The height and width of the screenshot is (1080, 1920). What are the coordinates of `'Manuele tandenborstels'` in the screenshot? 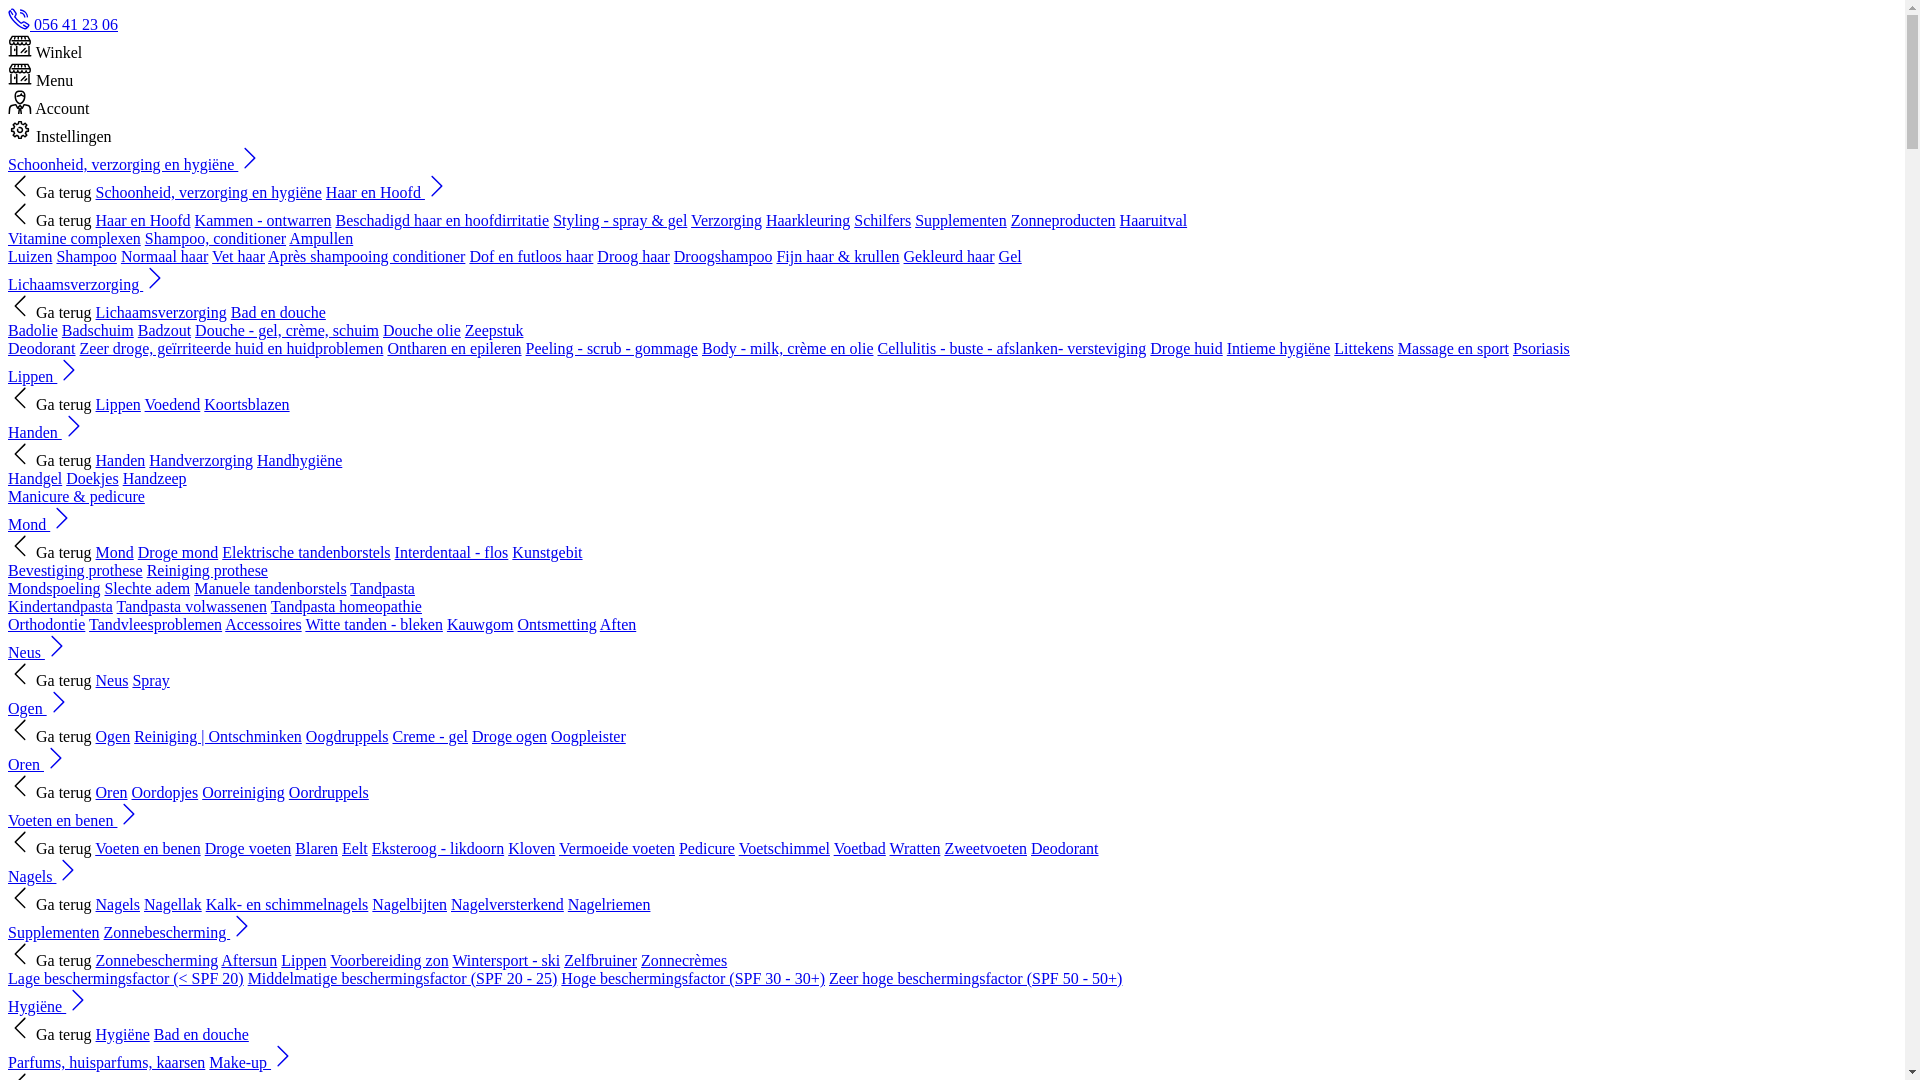 It's located at (193, 587).